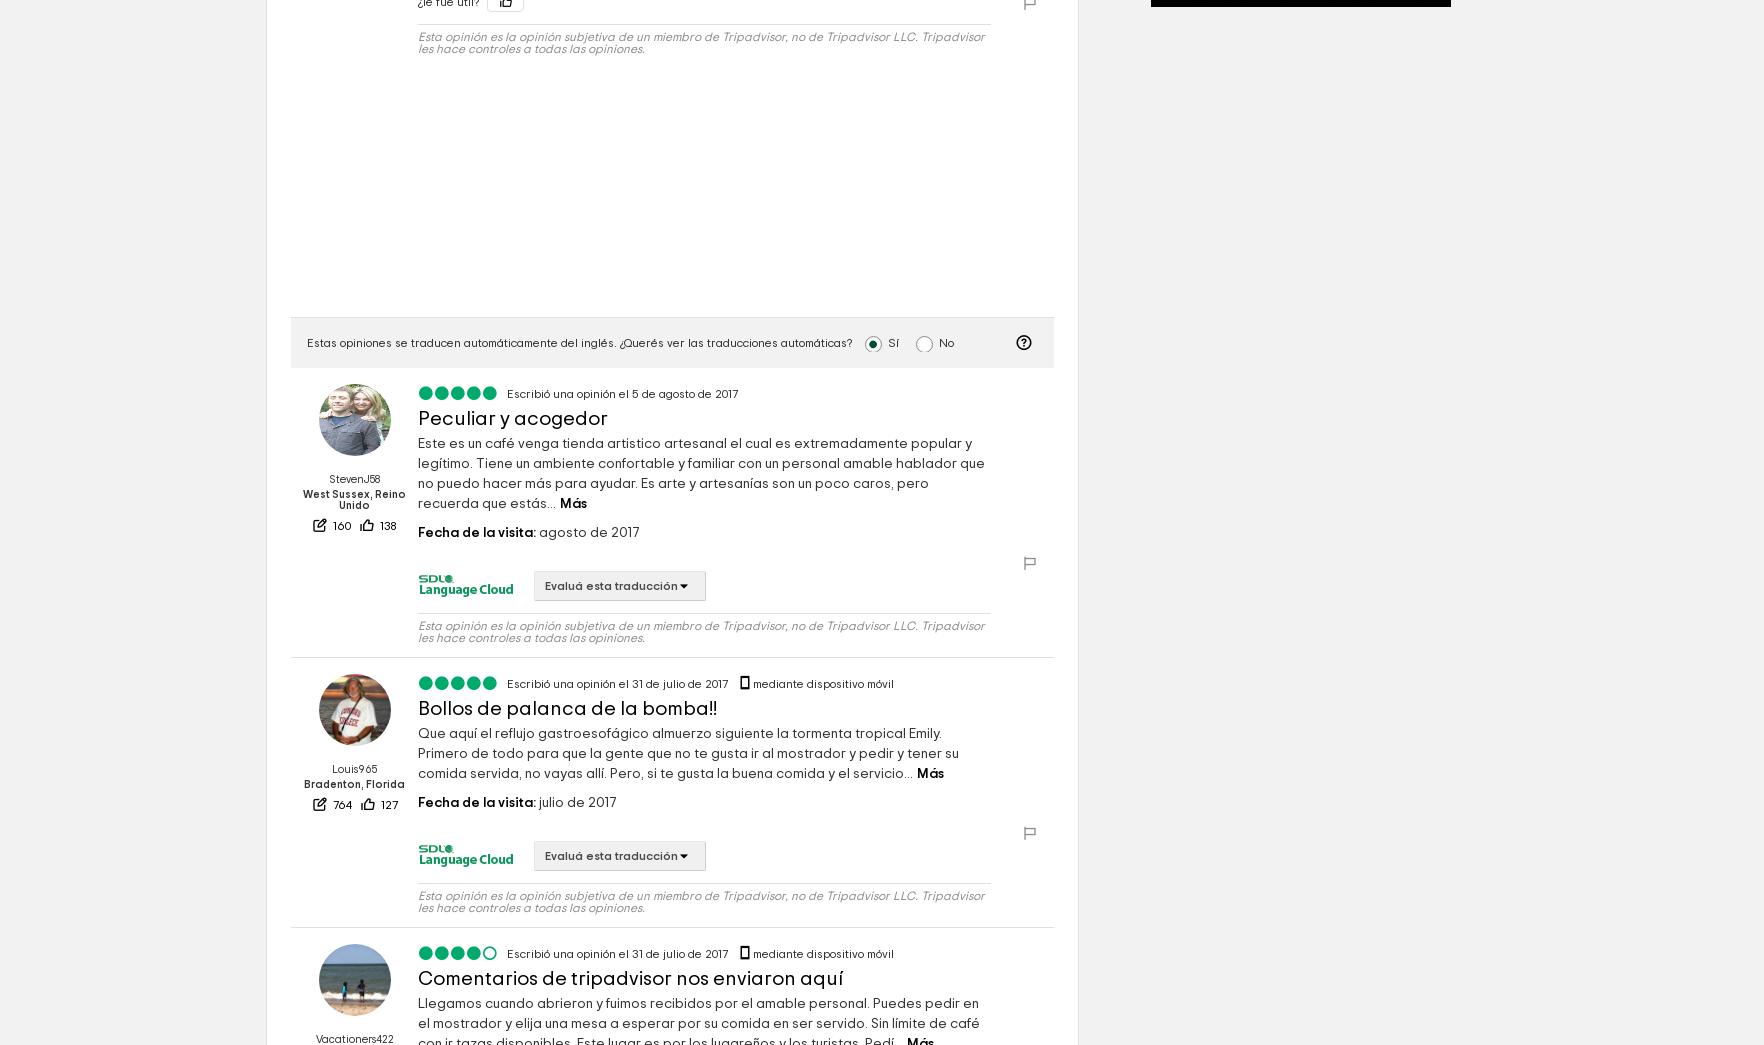 The height and width of the screenshot is (1045, 1764). I want to click on 'West Sussex, Reino Unido', so click(354, 499).